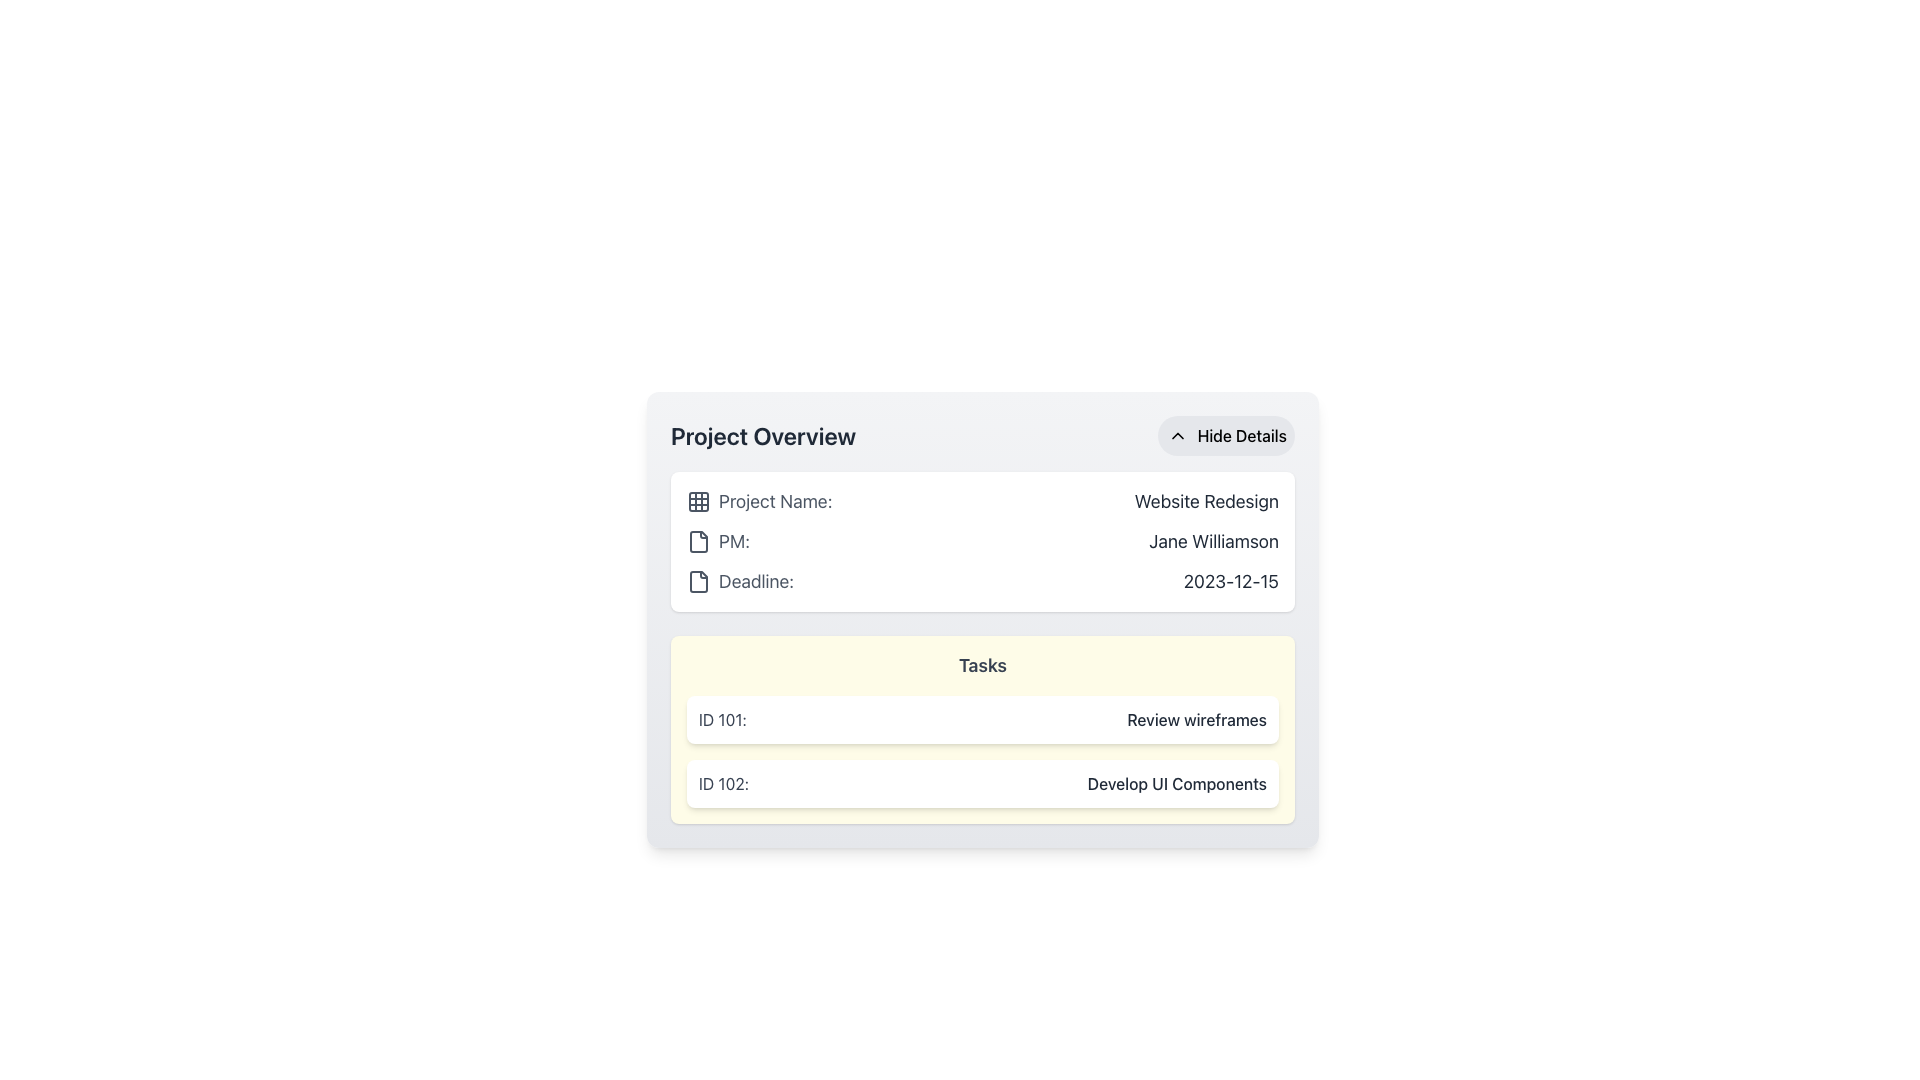  What do you see at coordinates (983, 782) in the screenshot?
I see `the task item in the task list that contains an identifier and description, positioned below 'ID 101: Review wireframes' in the 'Tasks' section` at bounding box center [983, 782].